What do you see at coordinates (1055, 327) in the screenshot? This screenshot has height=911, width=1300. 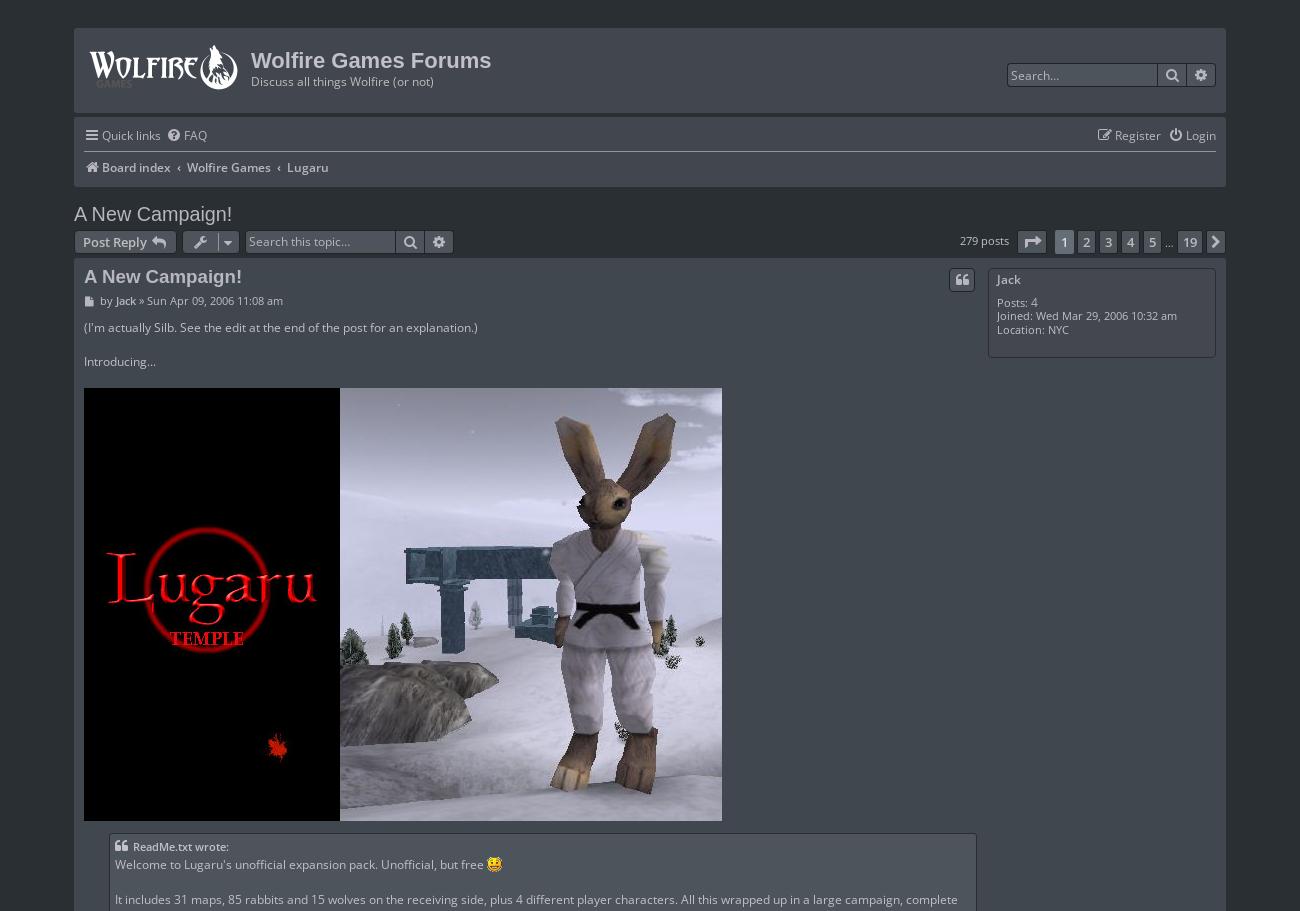 I see `'NYC'` at bounding box center [1055, 327].